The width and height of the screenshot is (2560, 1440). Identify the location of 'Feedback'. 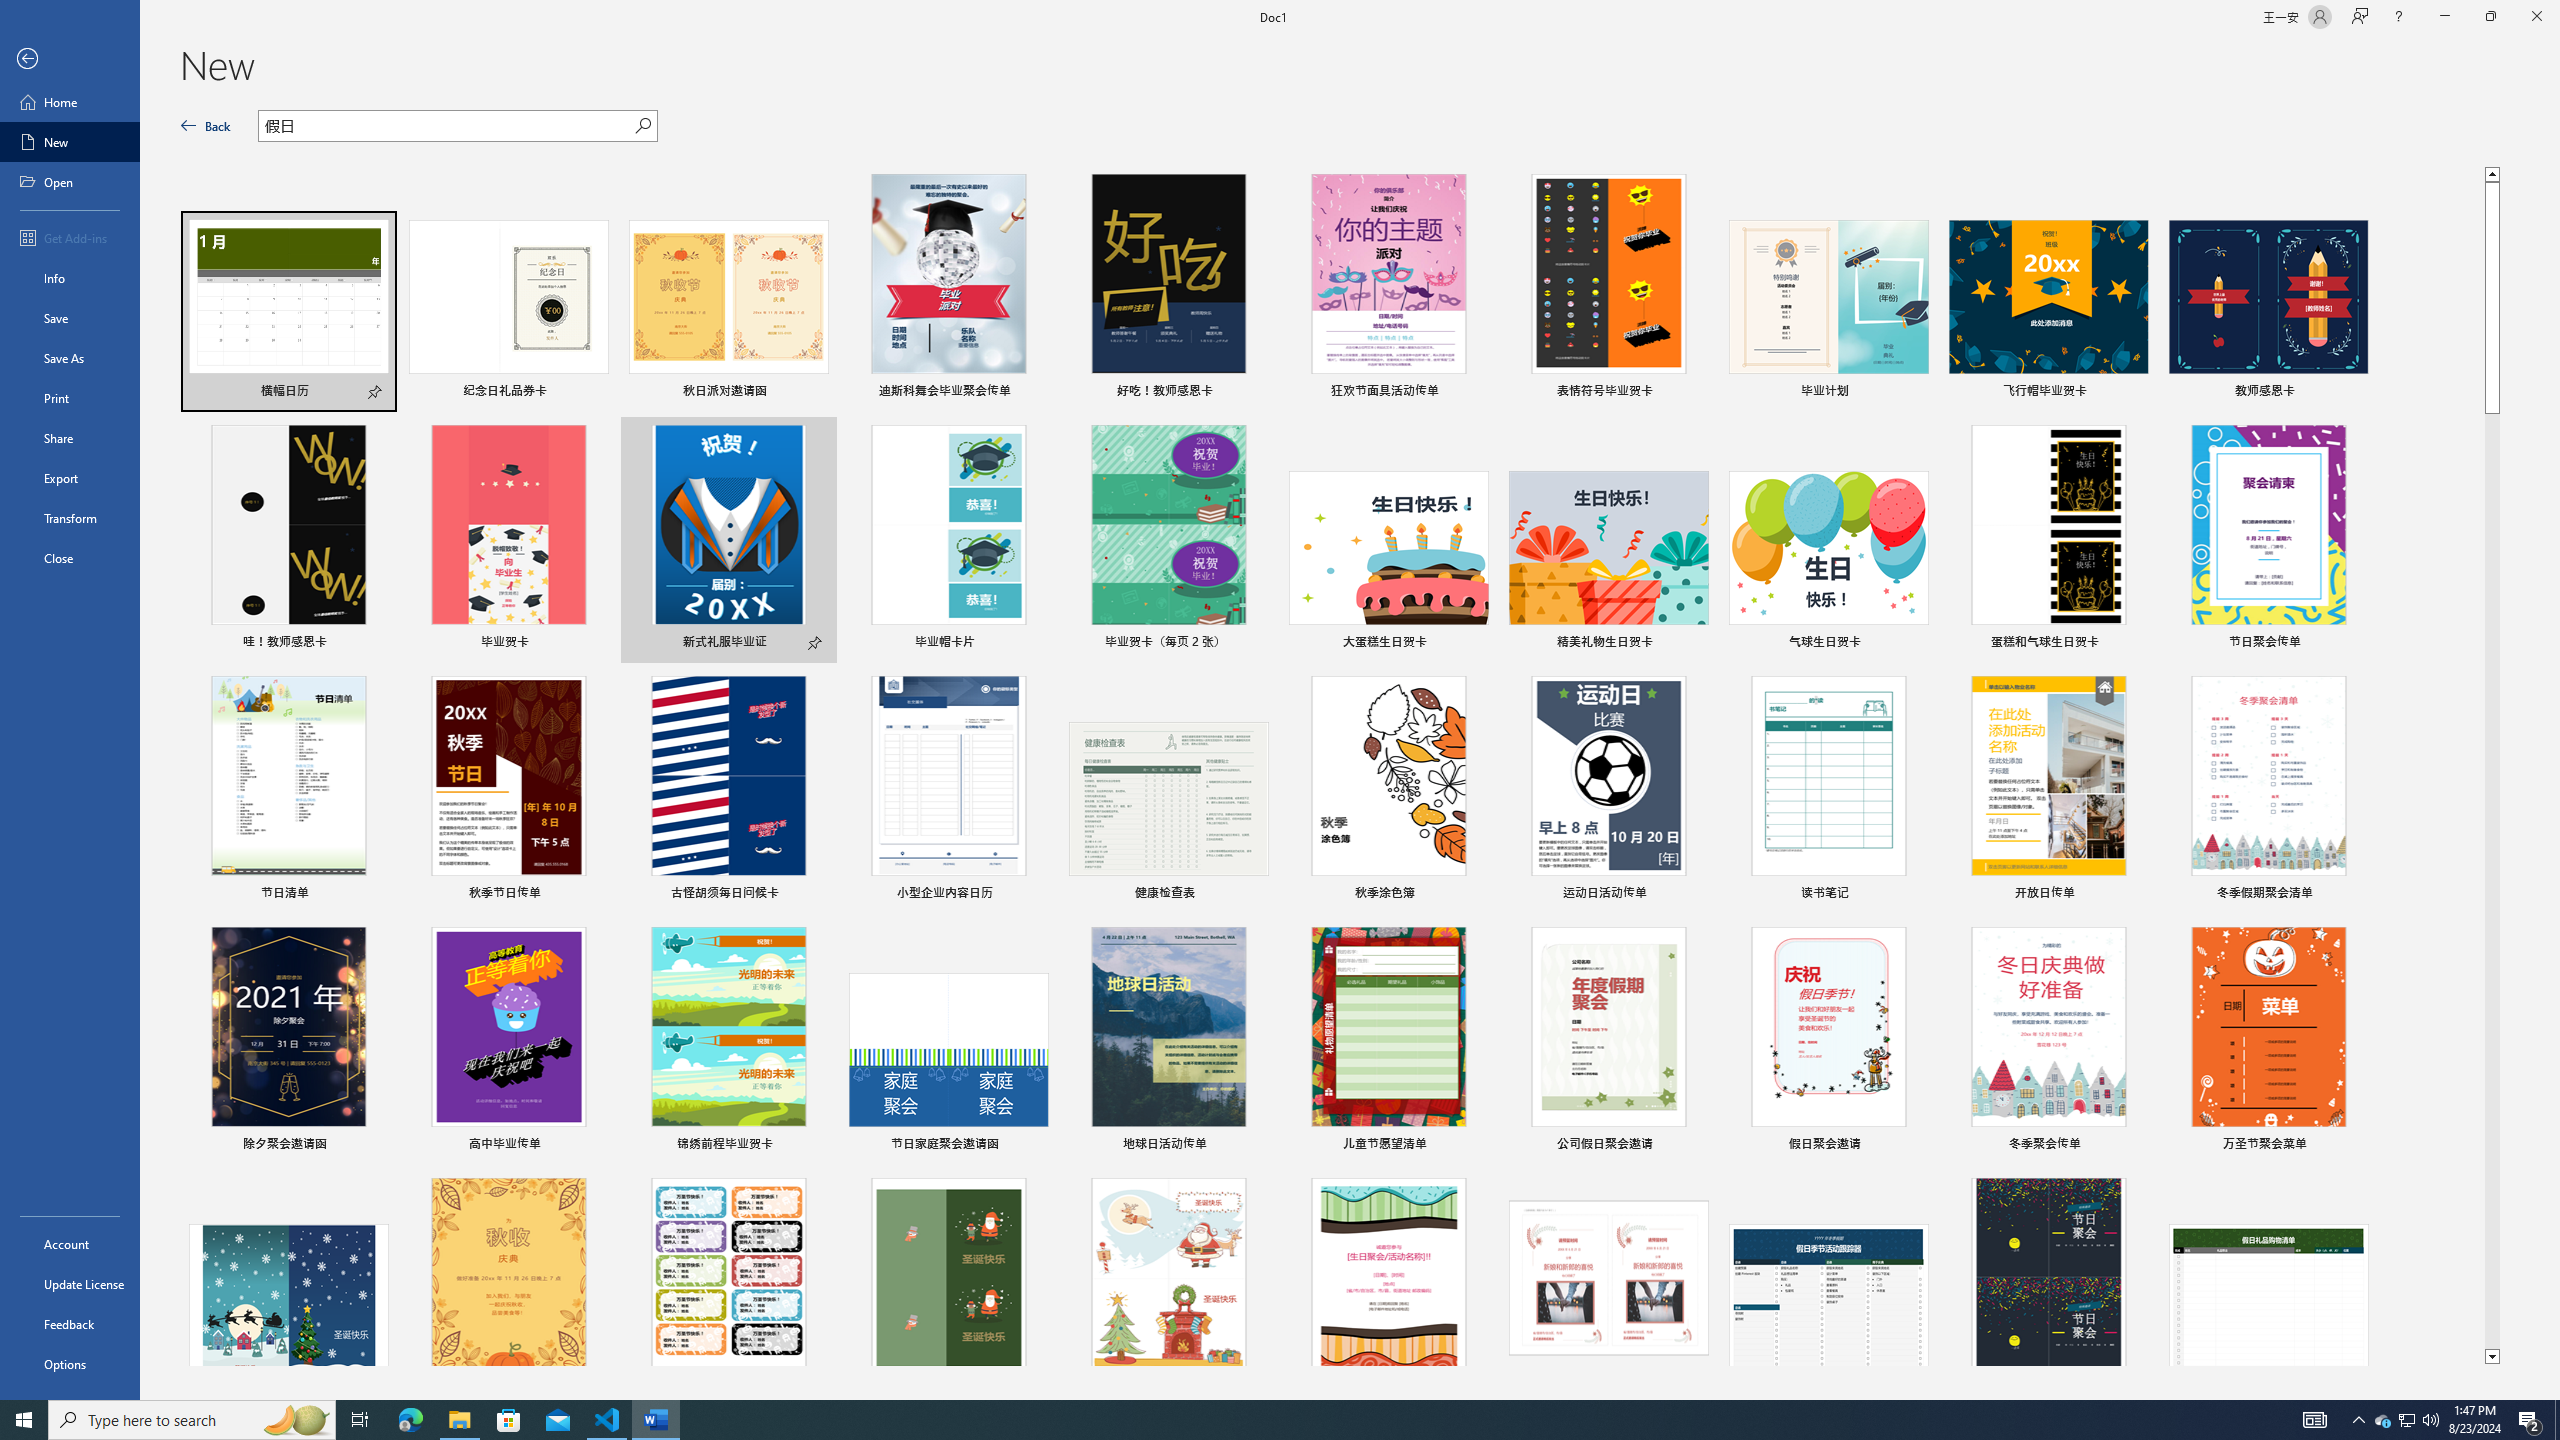
(69, 1324).